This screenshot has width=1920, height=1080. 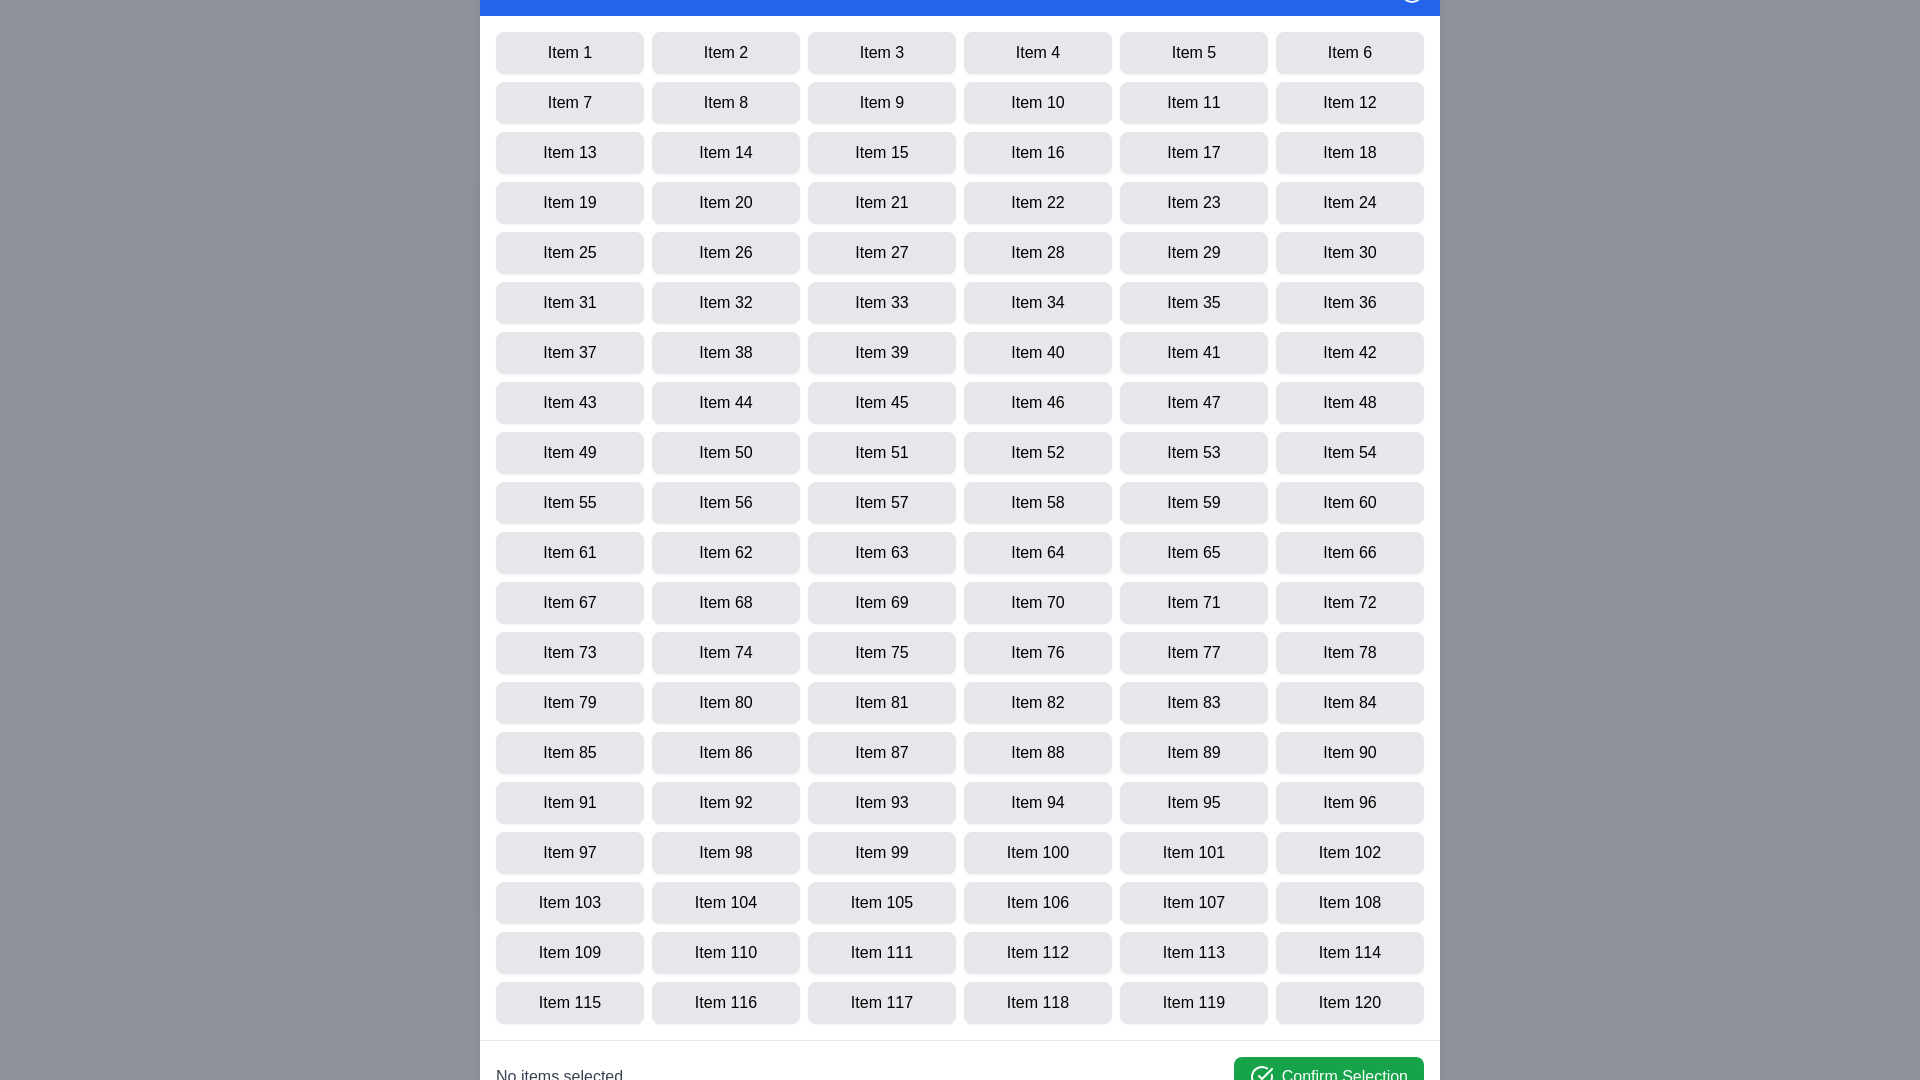 I want to click on 'Confirm Selection' button to finalize the selected items, so click(x=1328, y=1075).